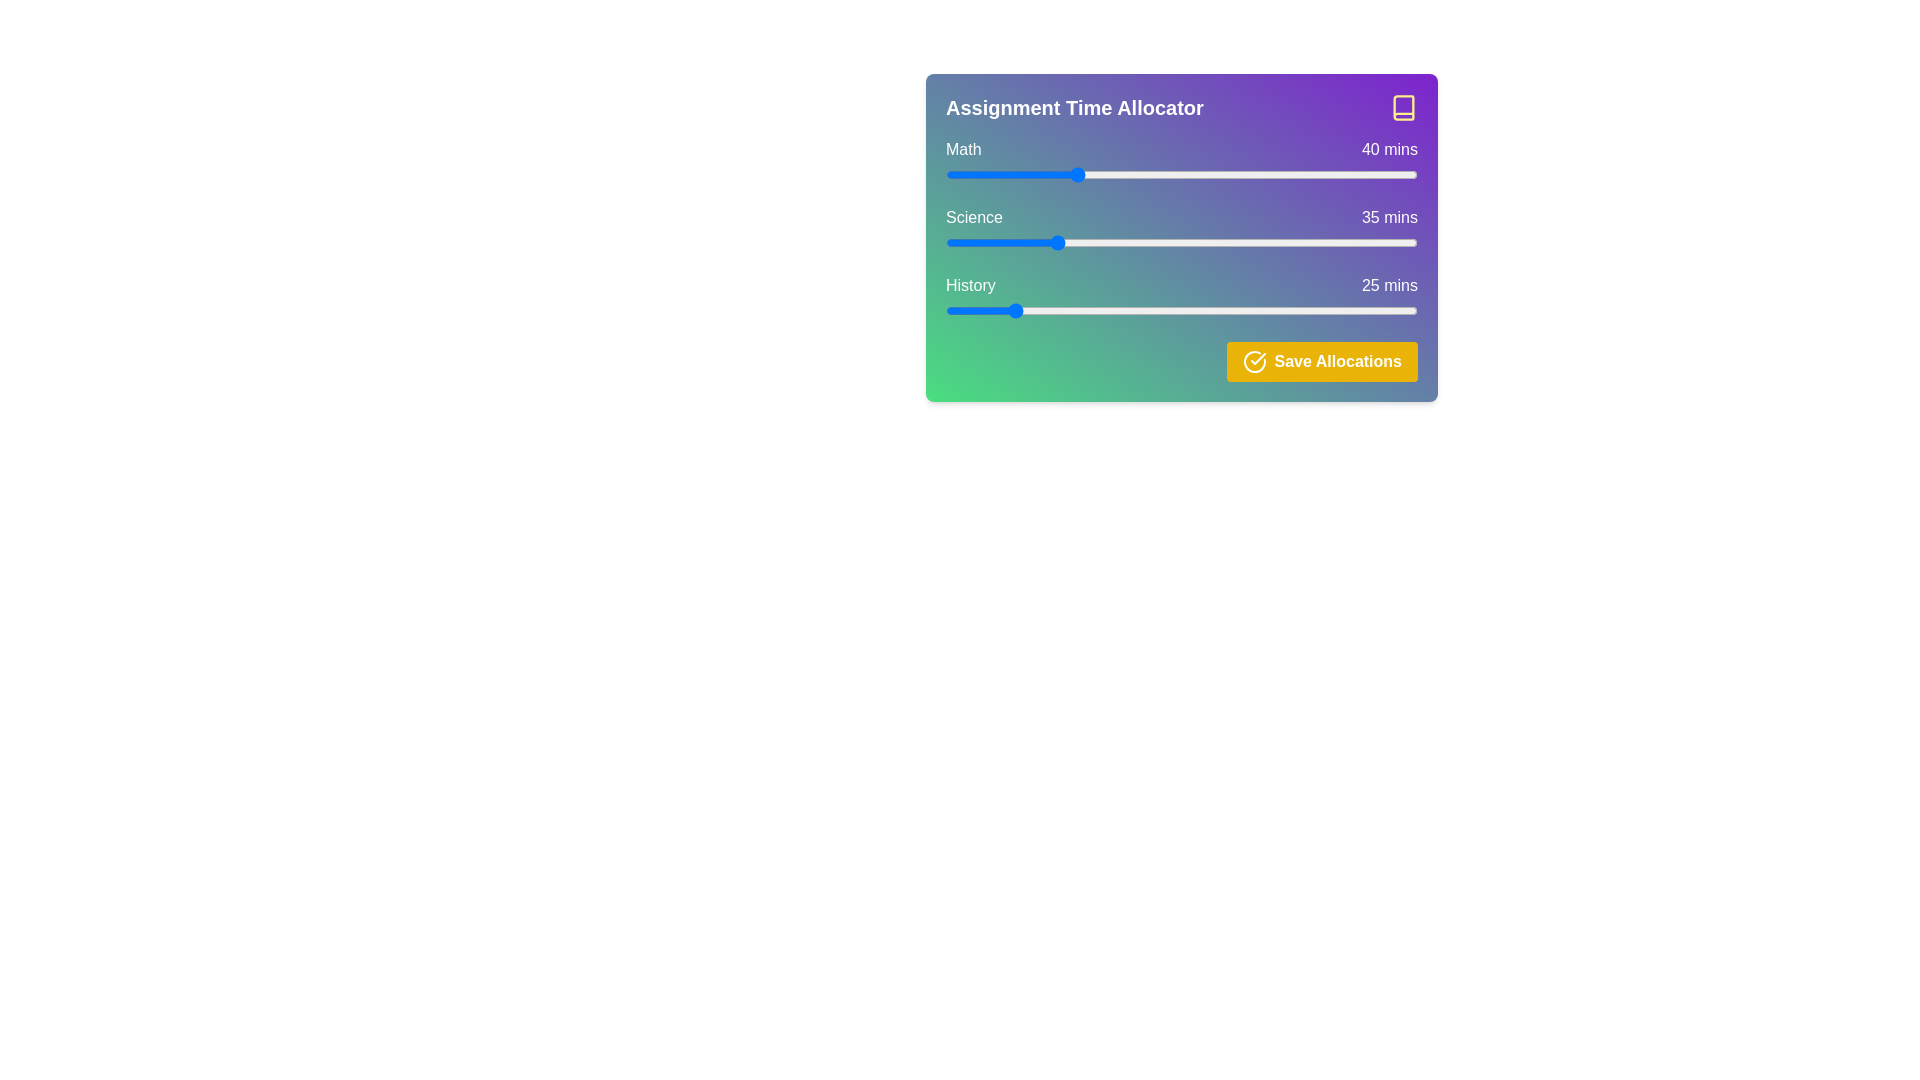 The image size is (1920, 1080). I want to click on time allocation for Science, so click(1116, 242).